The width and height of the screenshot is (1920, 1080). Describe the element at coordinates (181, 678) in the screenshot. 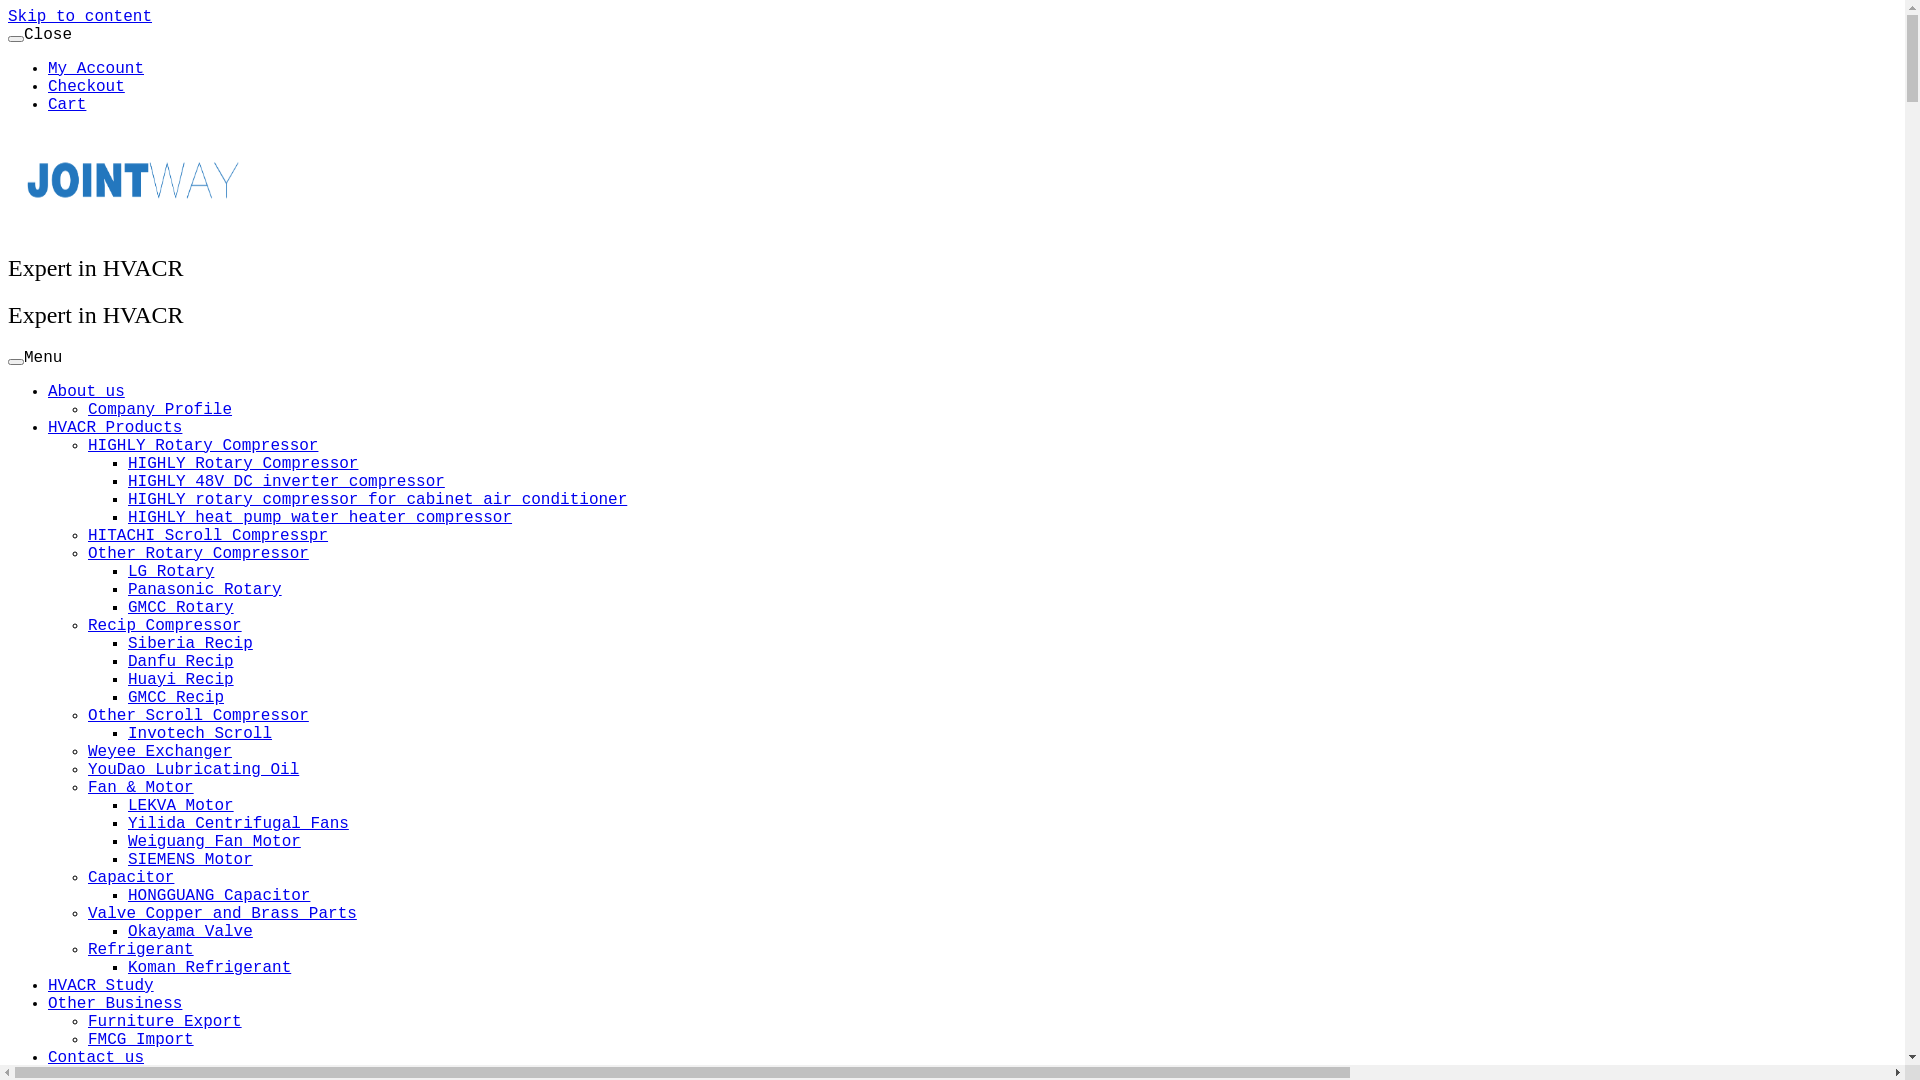

I see `'Huayi Recip'` at that location.